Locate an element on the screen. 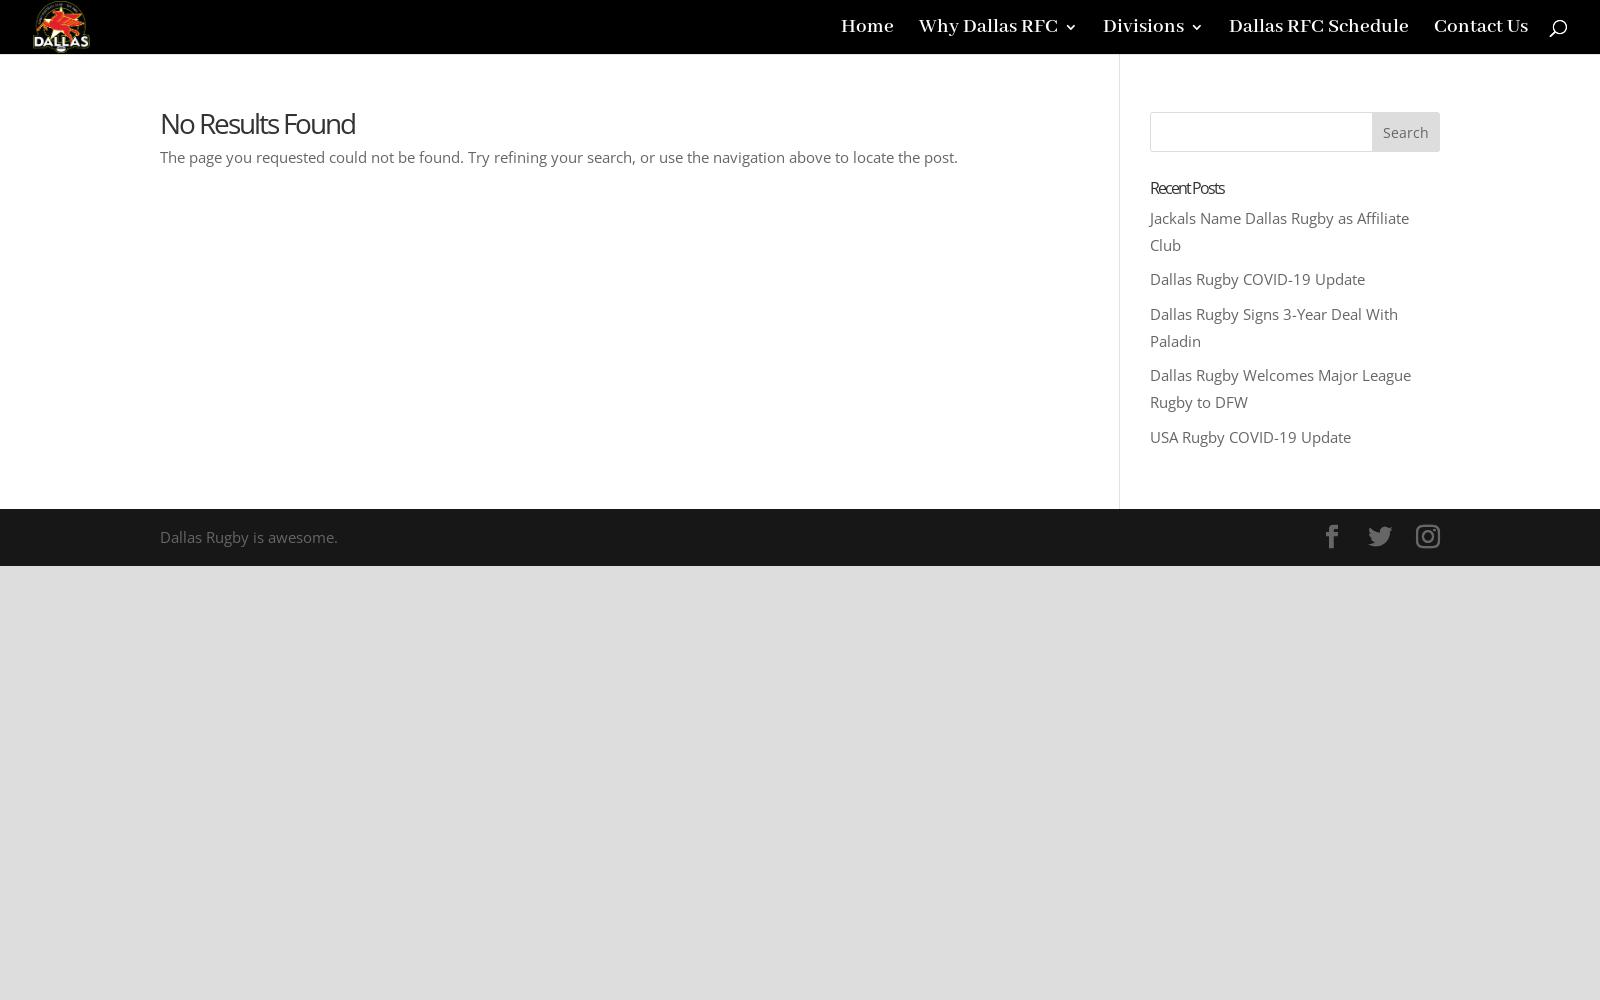 The height and width of the screenshot is (1000, 1600). 'The page you requested could not be found. Try refining your search, or use the navigation above to locate the post.' is located at coordinates (159, 157).